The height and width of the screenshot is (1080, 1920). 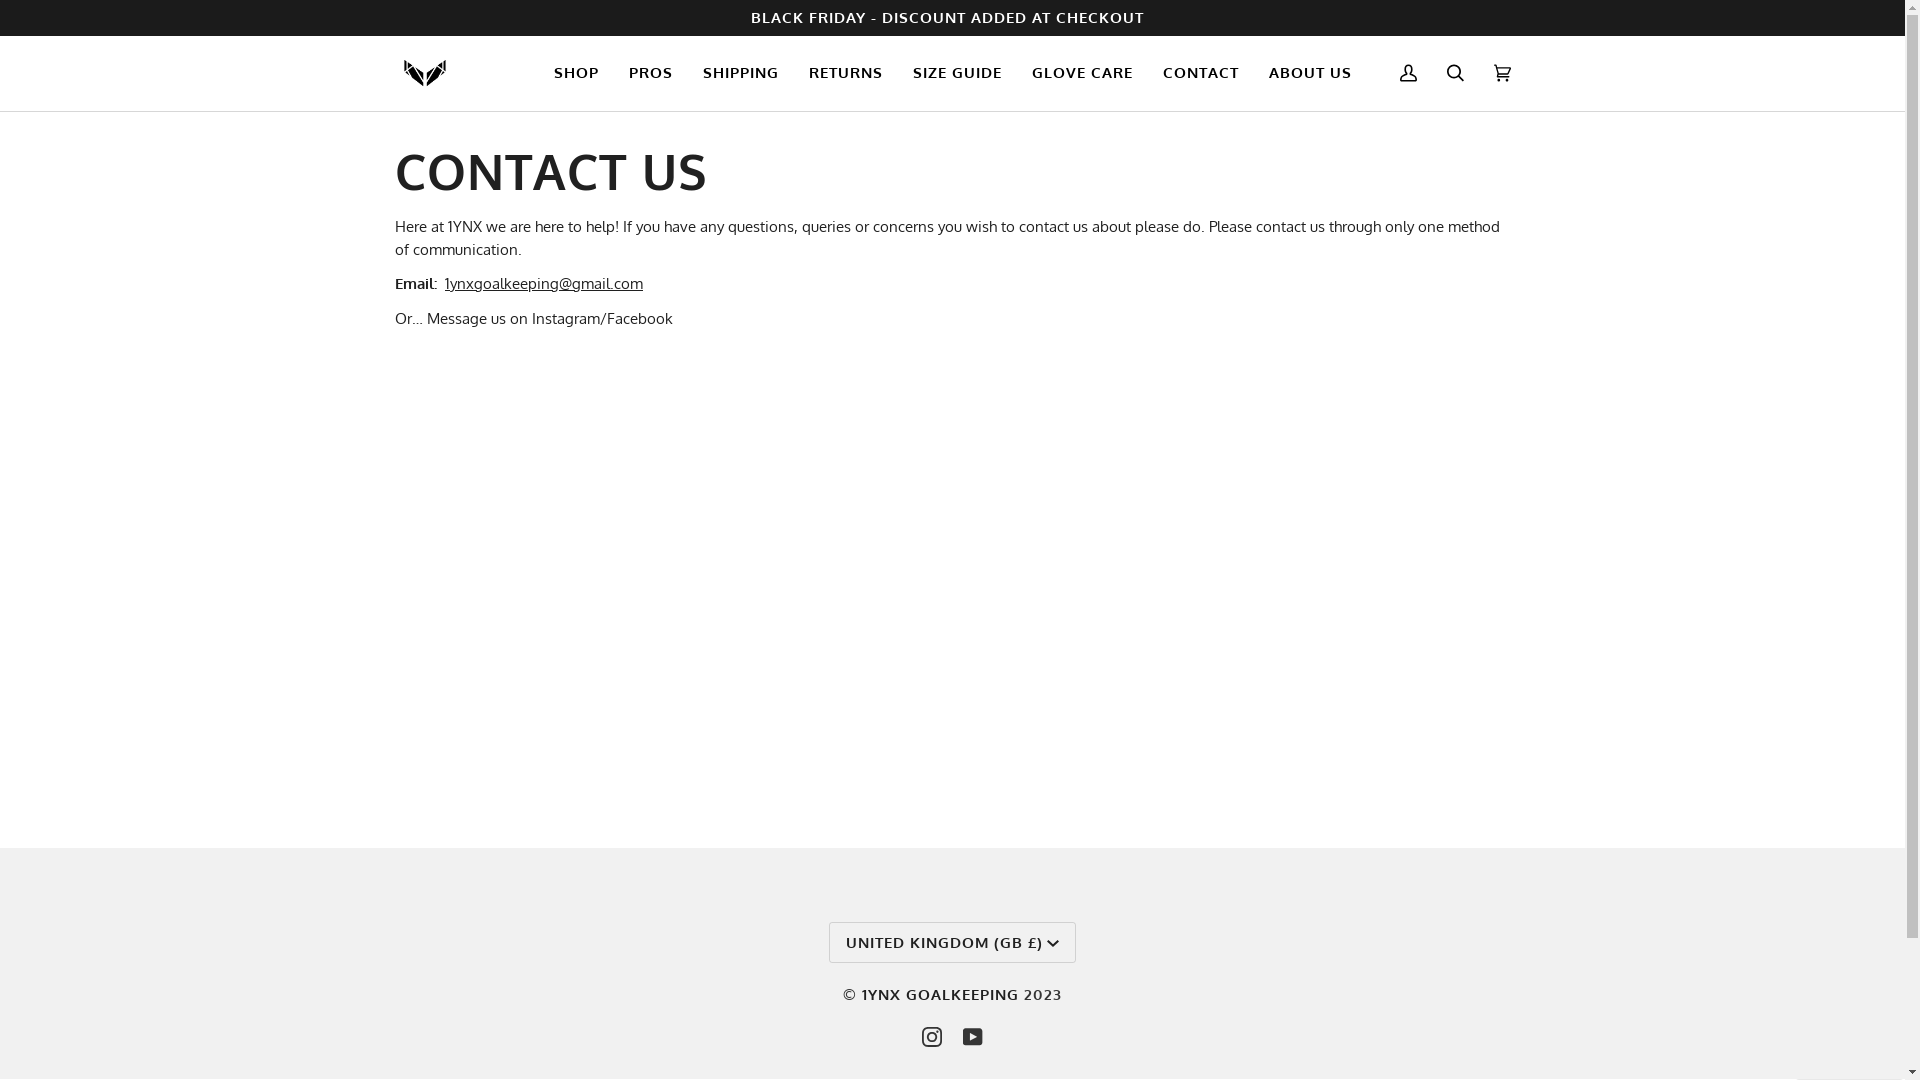 I want to click on 'ABOUT US', so click(x=1252, y=72).